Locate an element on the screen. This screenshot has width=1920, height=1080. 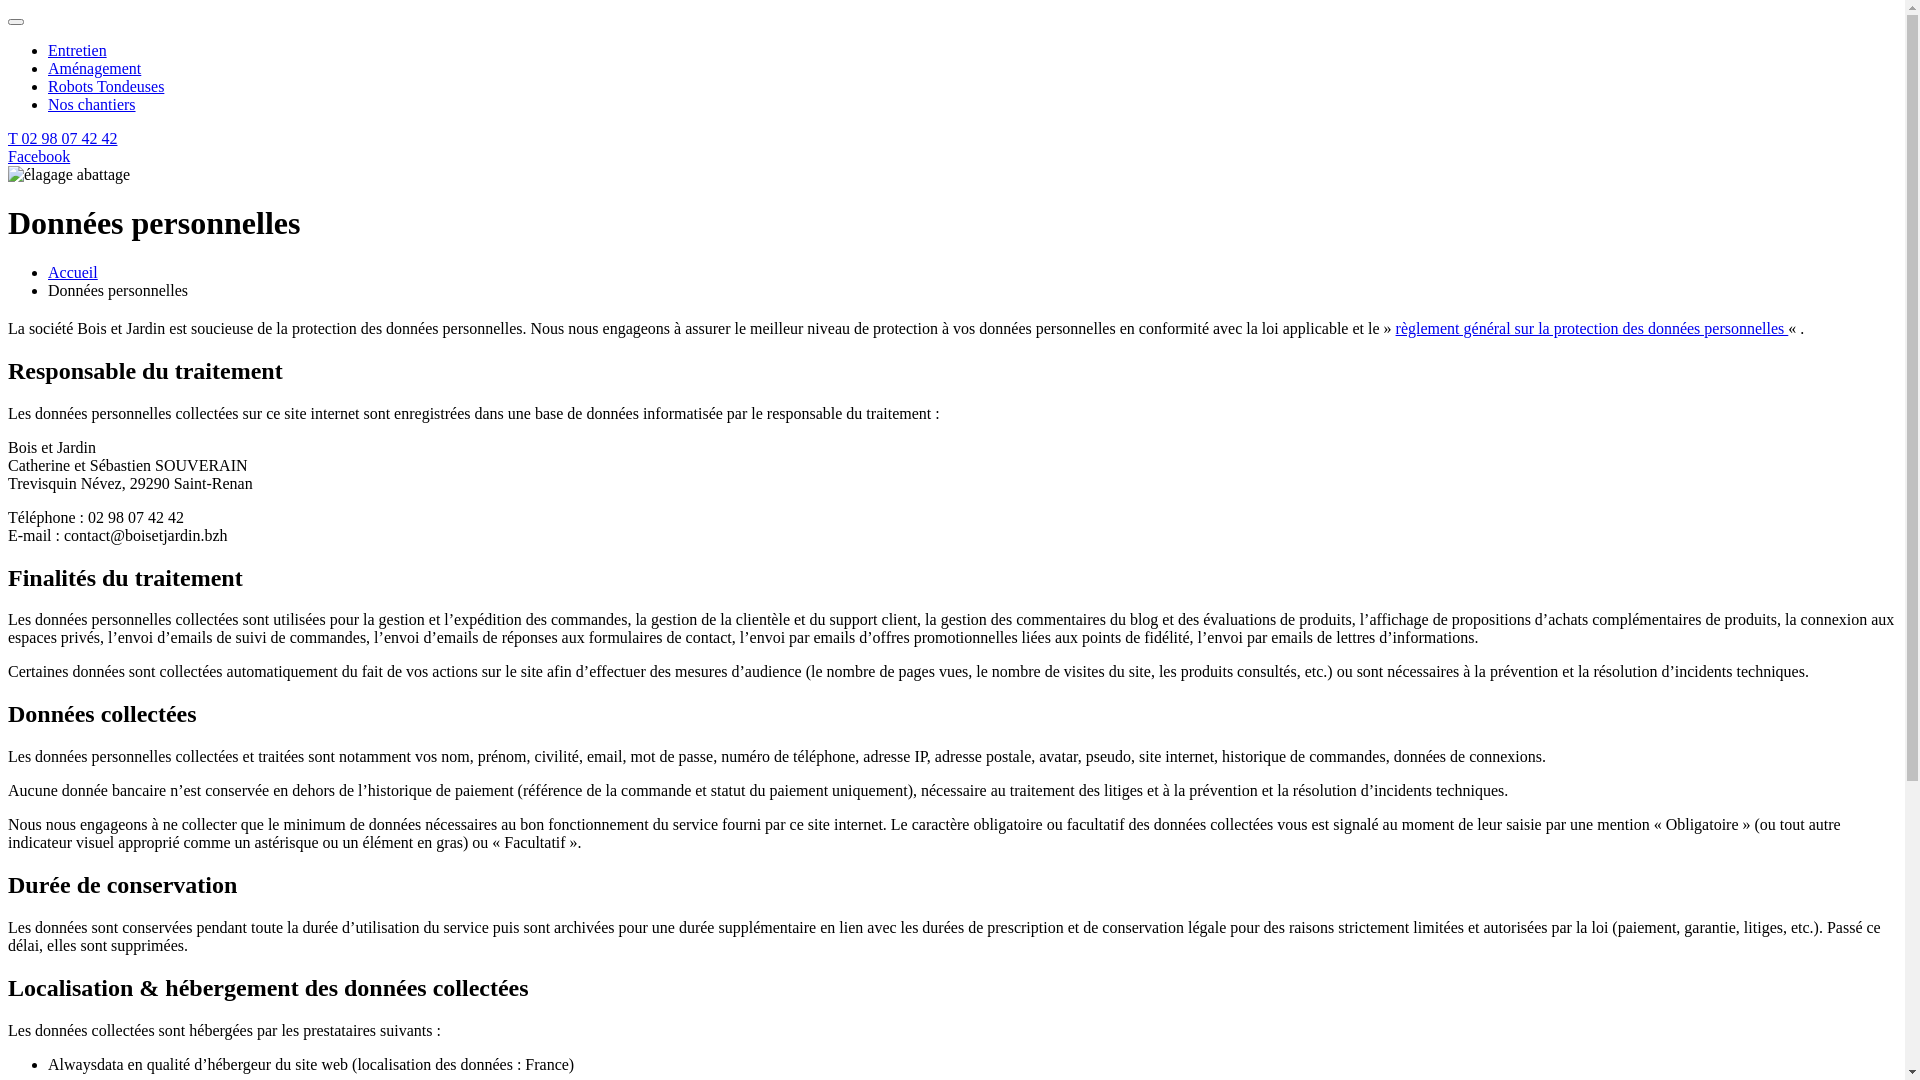
'Accueil' is located at coordinates (72, 272).